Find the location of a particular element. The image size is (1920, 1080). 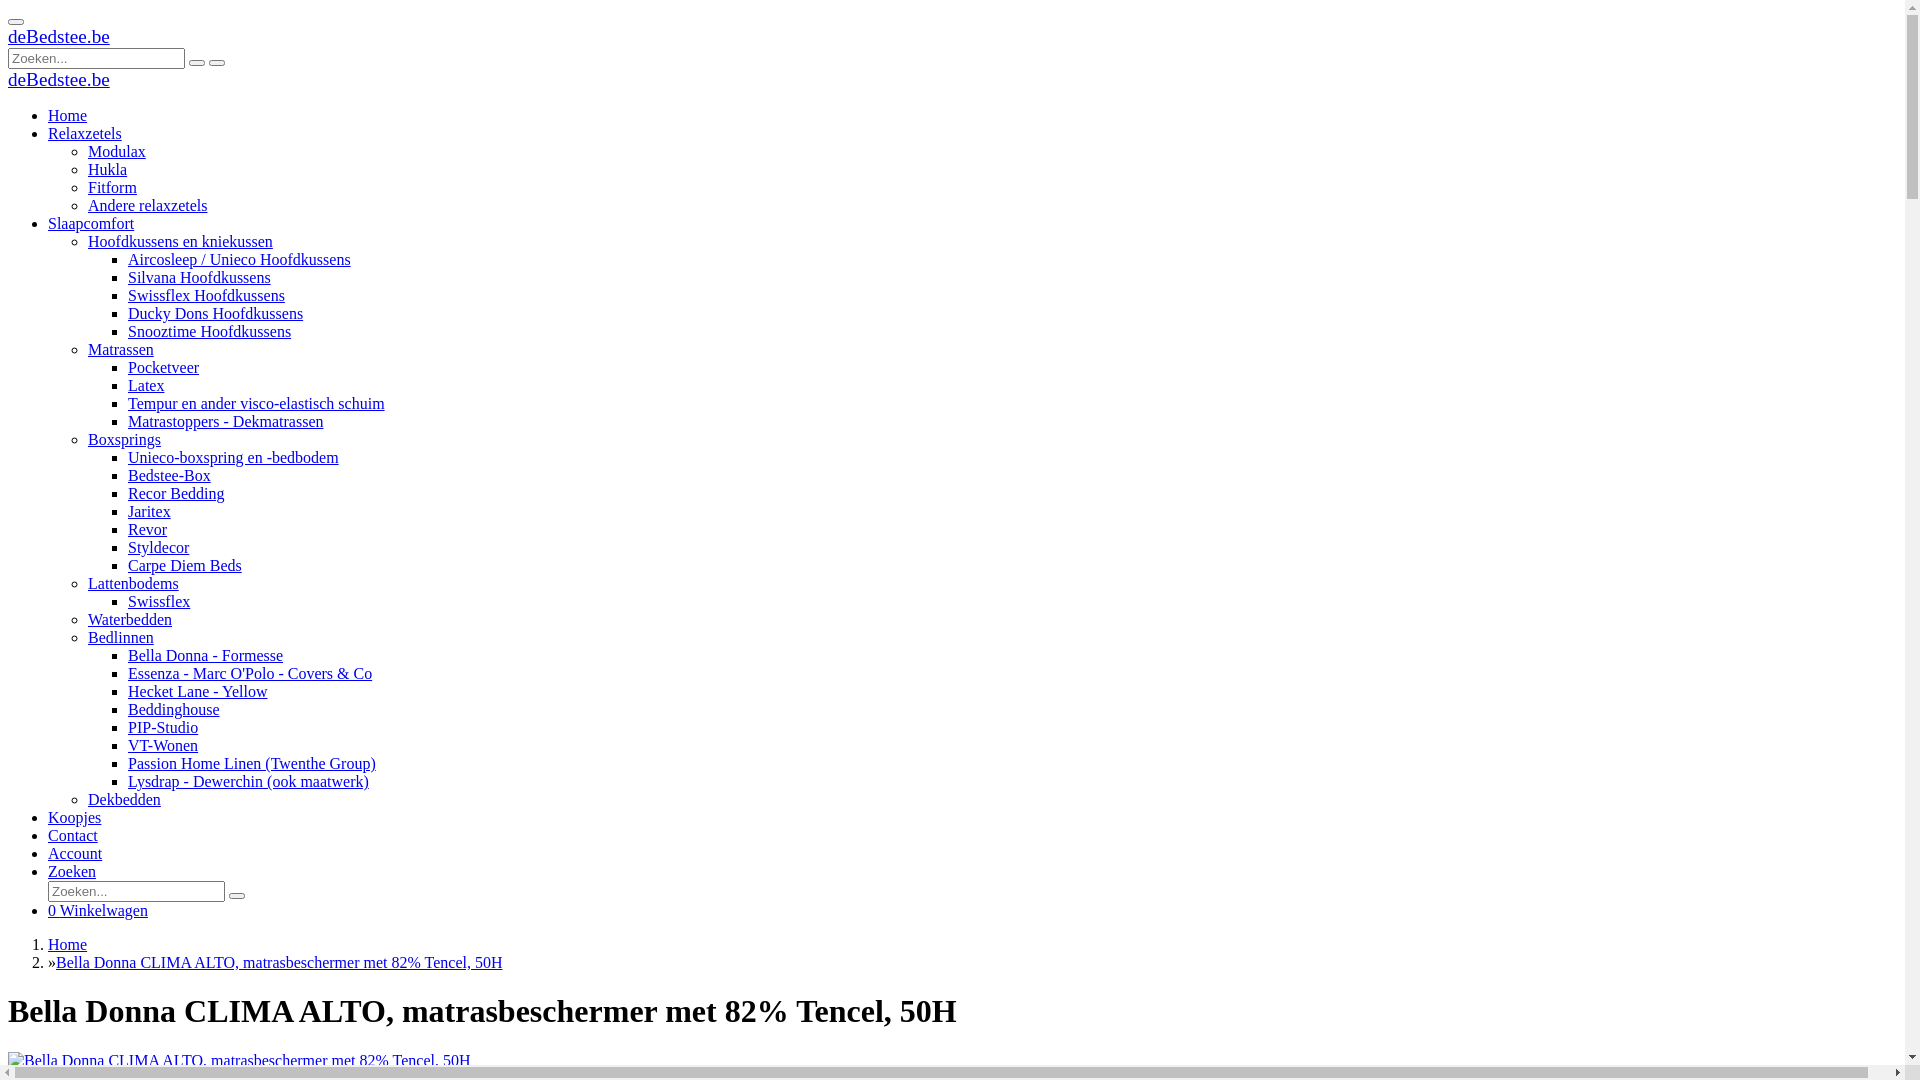

'Modulax' is located at coordinates (115, 150).